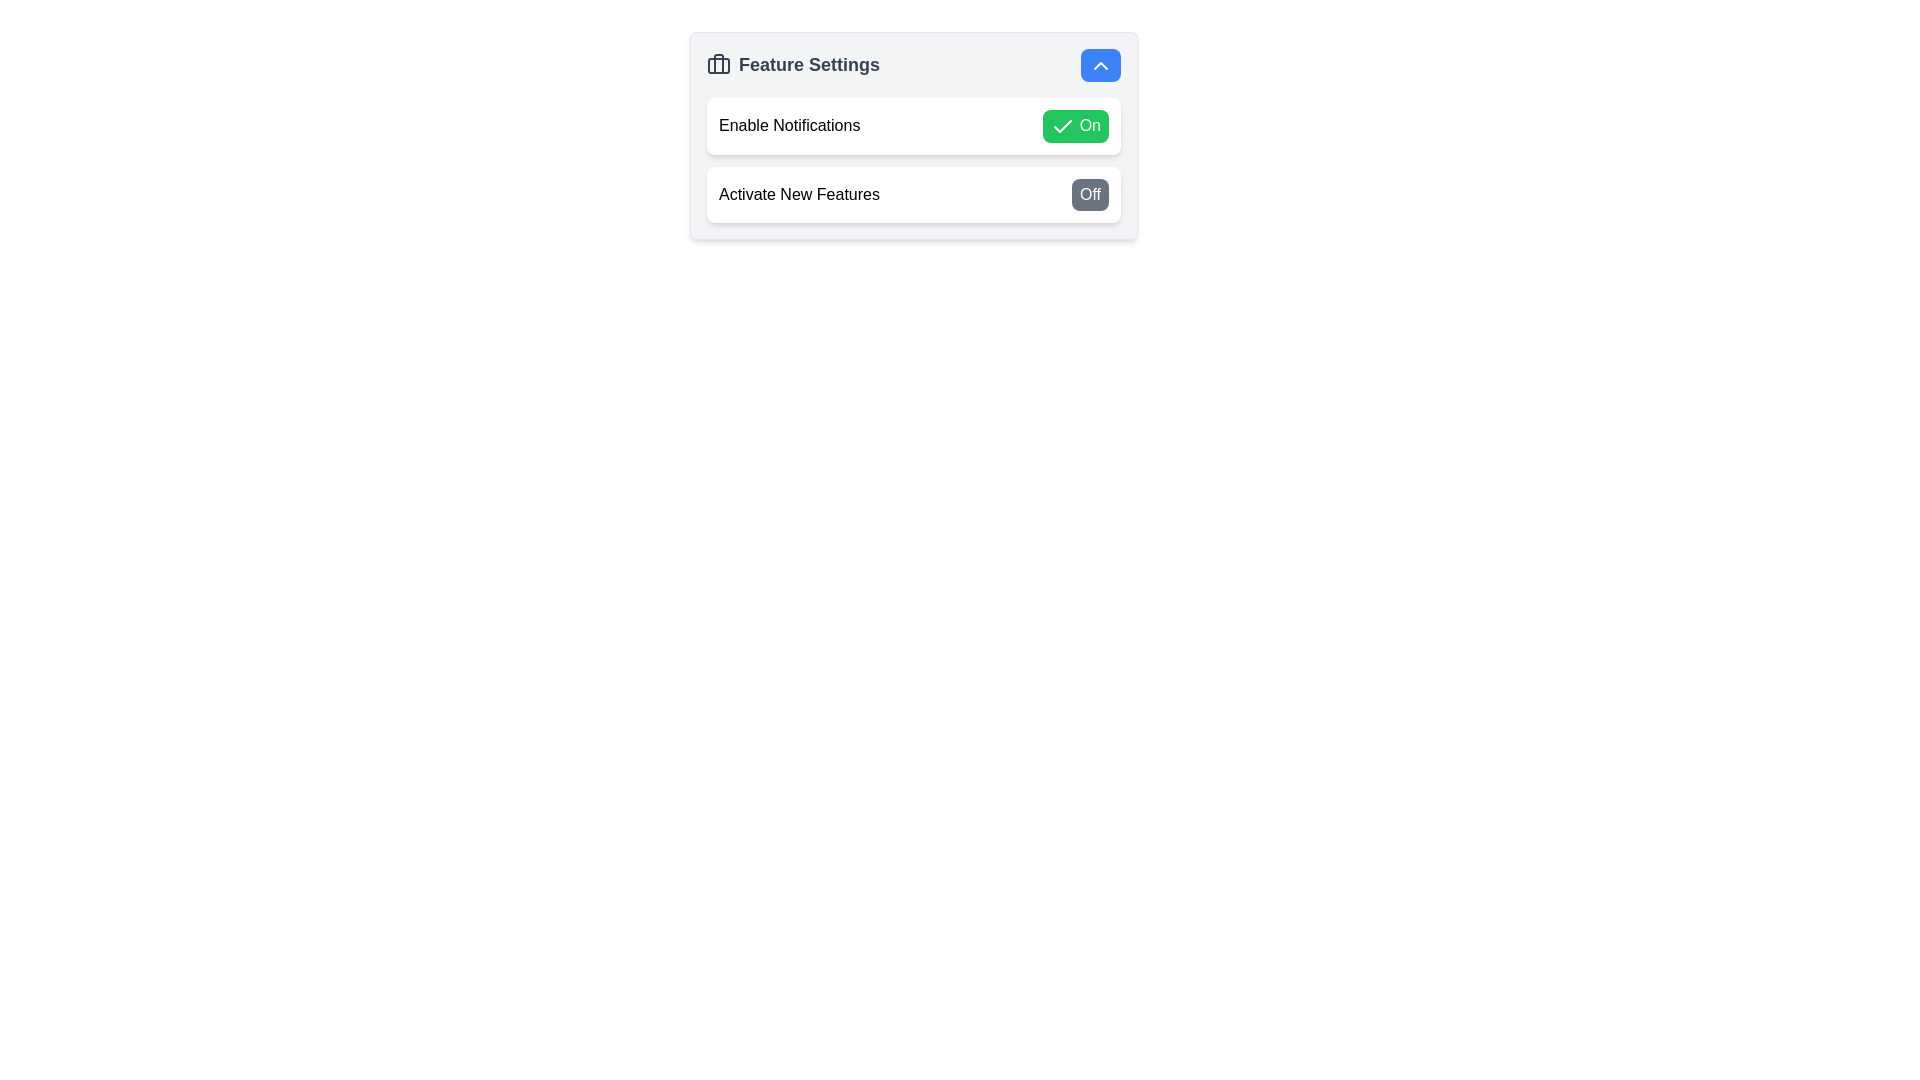 The image size is (1920, 1080). I want to click on the rectangular button labeled 'Off' with a gray background by, so click(1089, 194).